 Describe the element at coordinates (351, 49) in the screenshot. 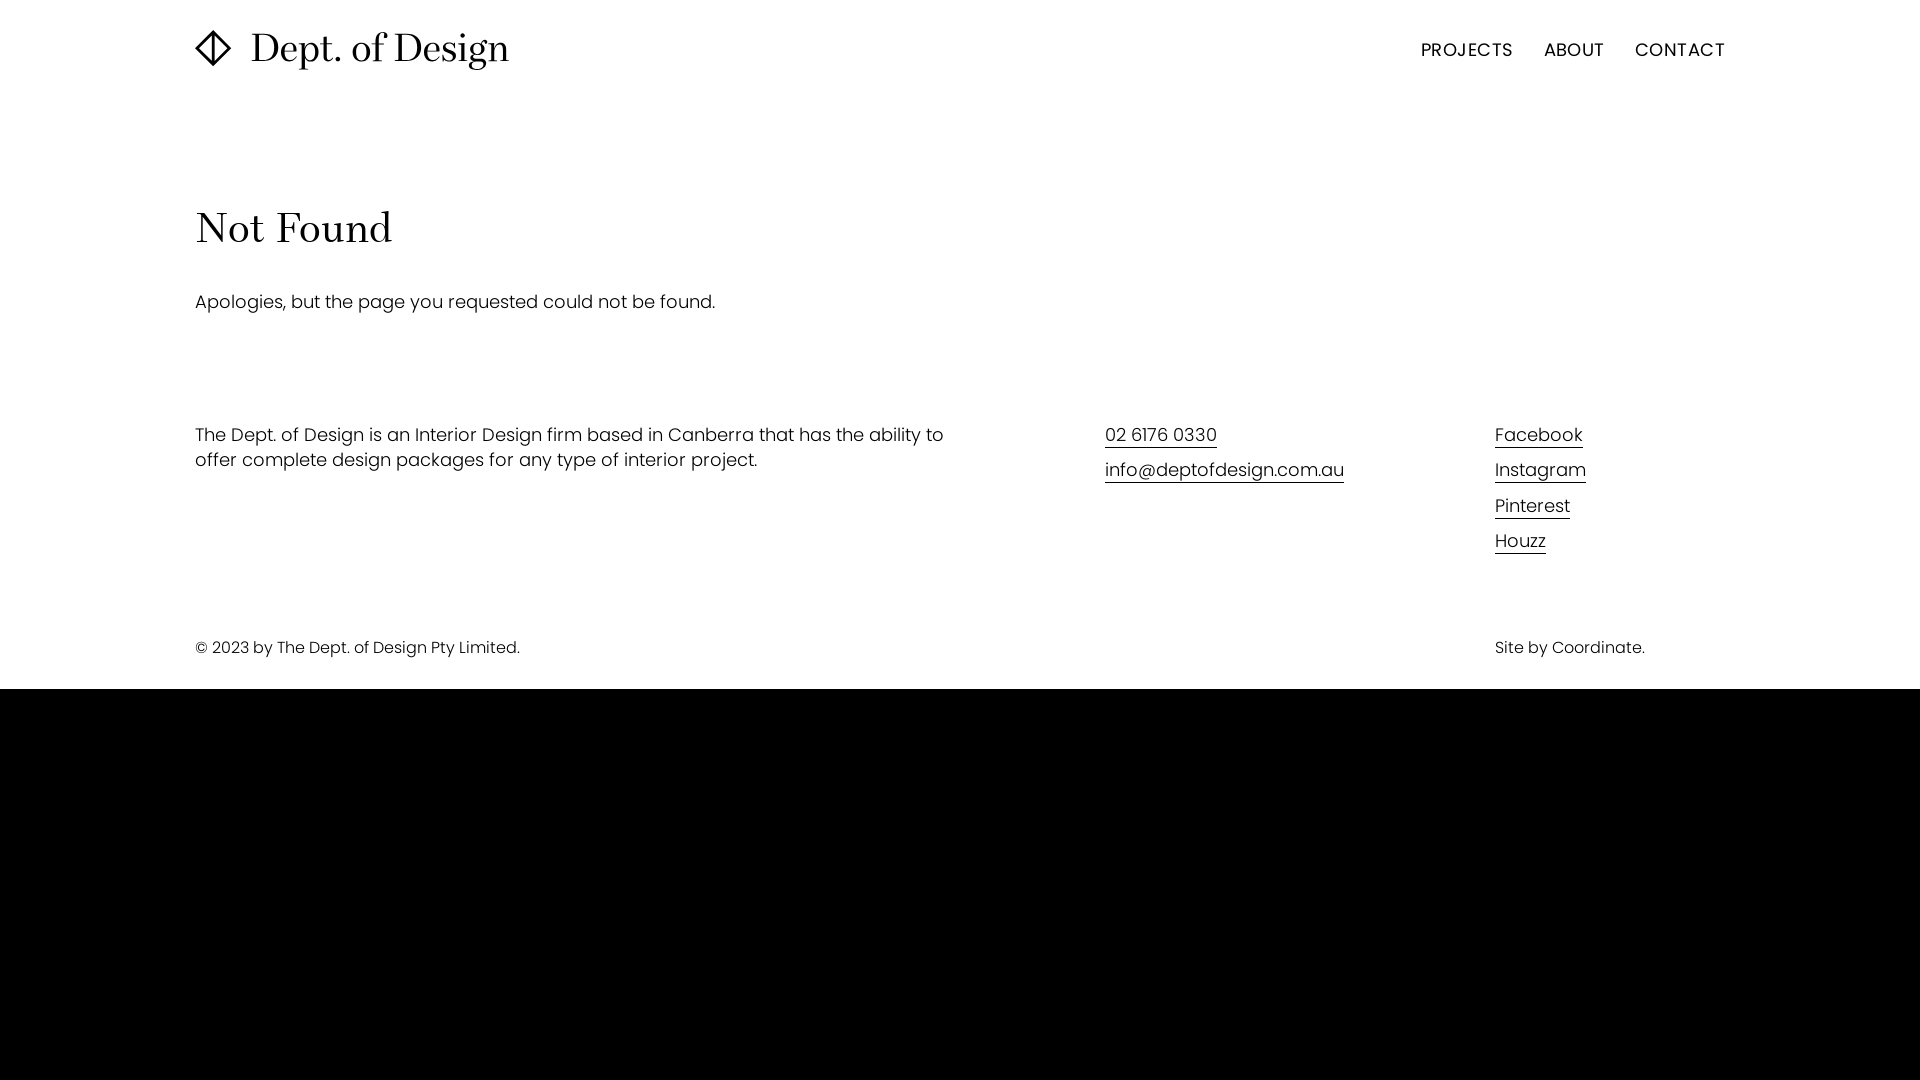

I see `'The Dept. of Design'` at that location.